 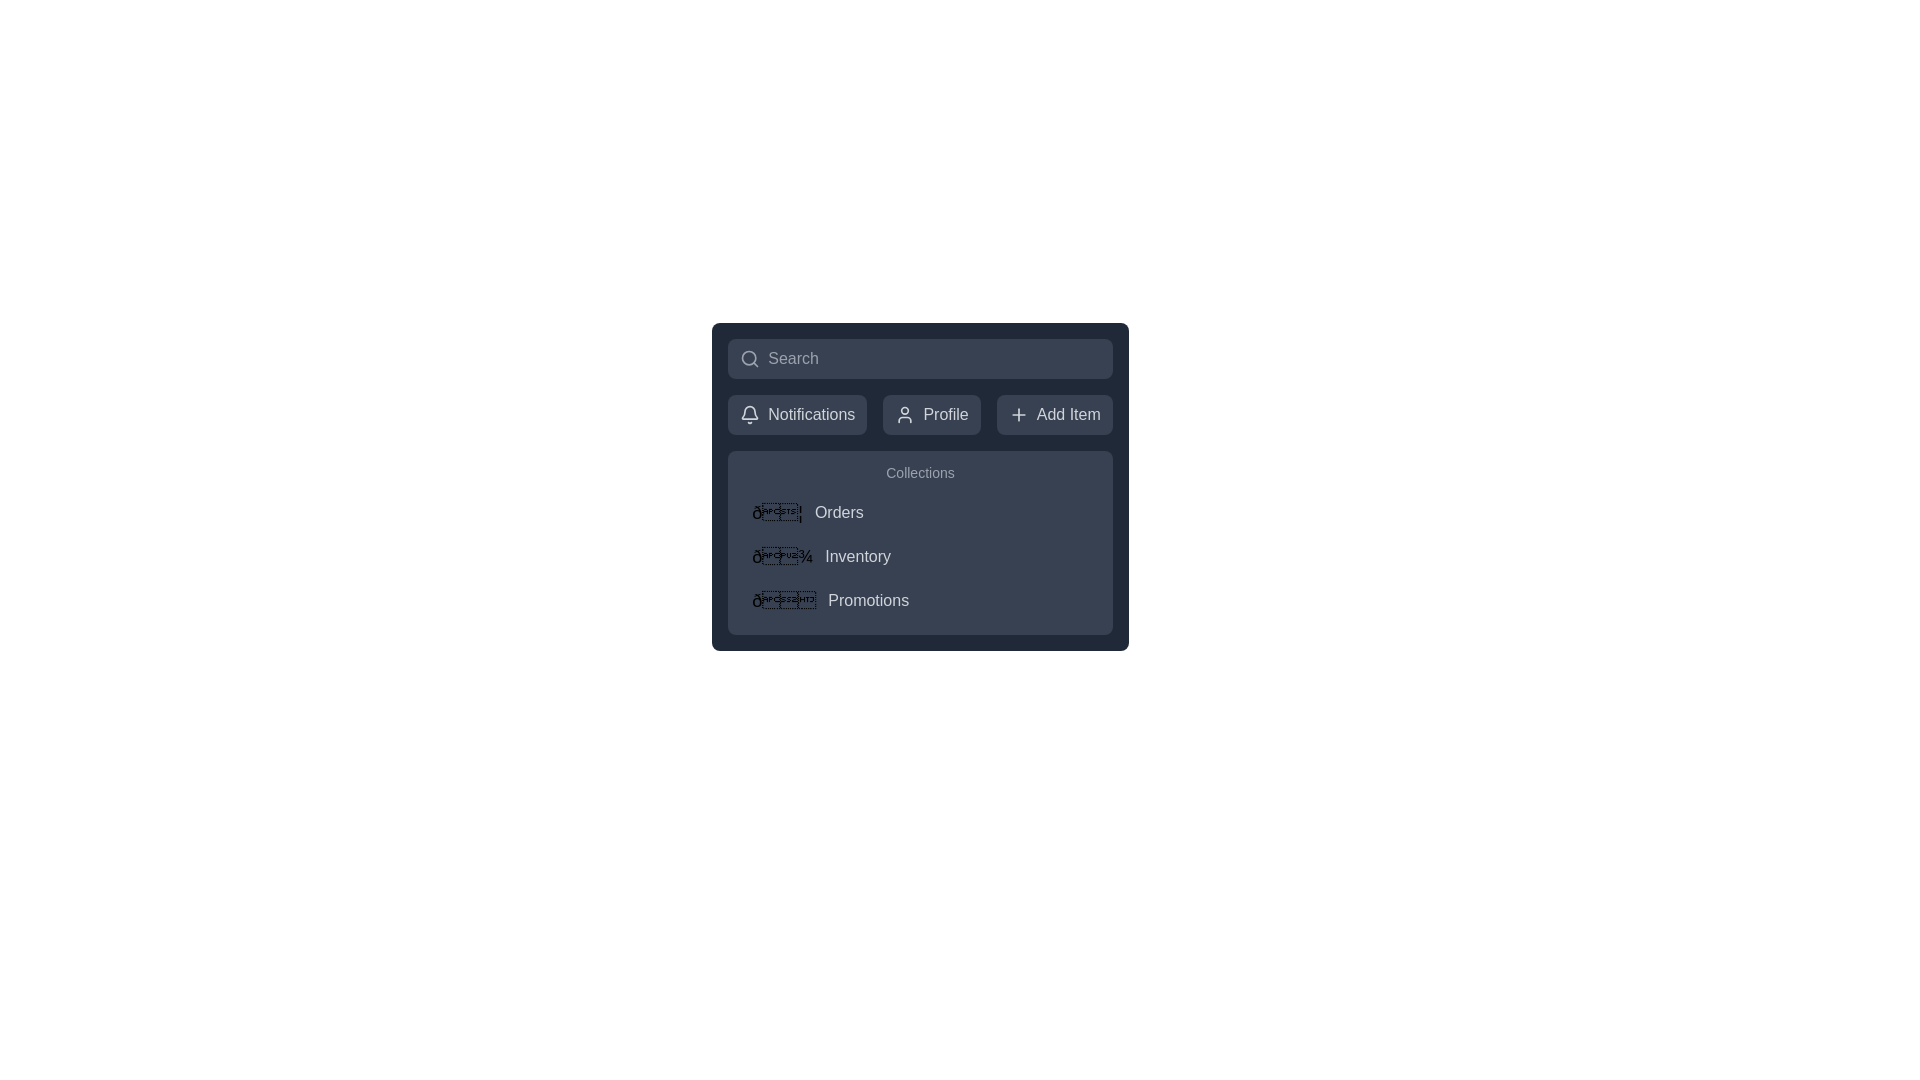 What do you see at coordinates (919, 600) in the screenshot?
I see `the promotions button located at the bottom of the vertical list structure` at bounding box center [919, 600].